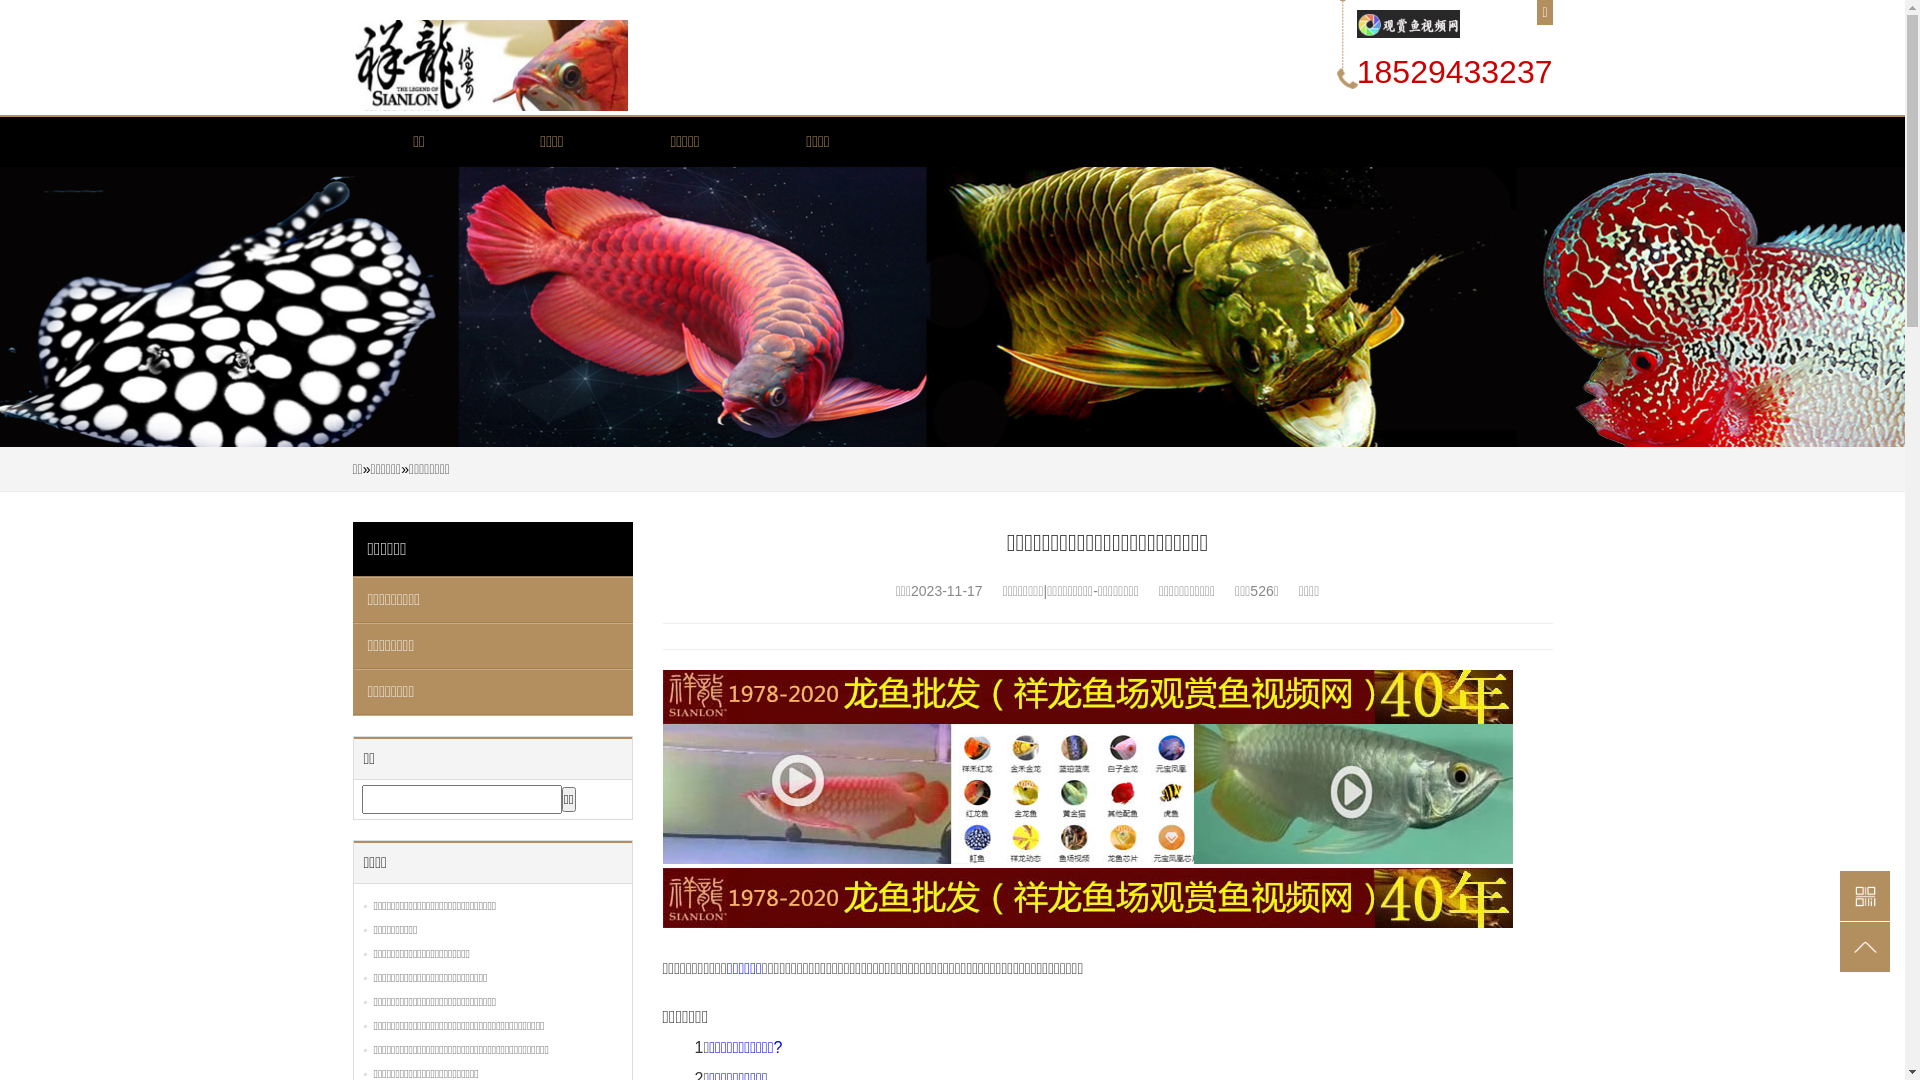 The height and width of the screenshot is (1080, 1920). What do you see at coordinates (1454, 71) in the screenshot?
I see `'18529433237'` at bounding box center [1454, 71].